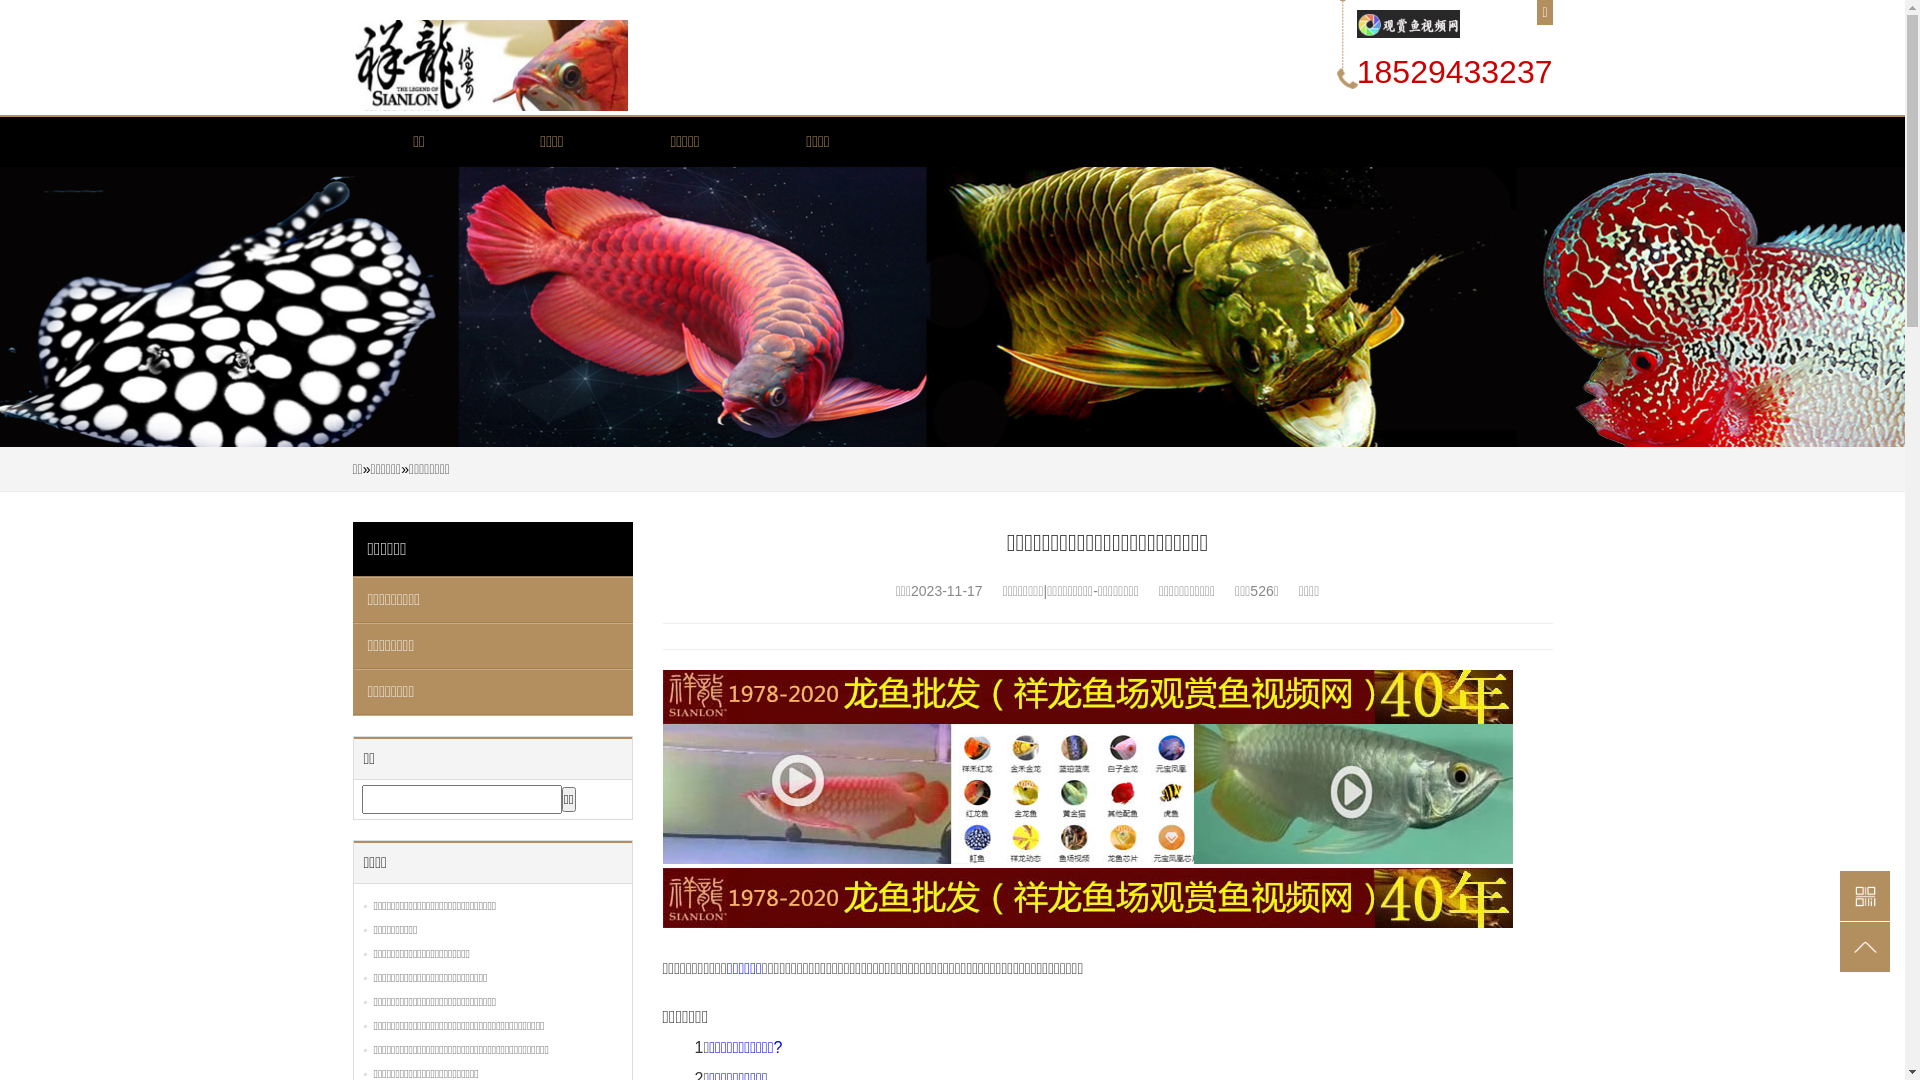 The height and width of the screenshot is (1080, 1920). What do you see at coordinates (1454, 71) in the screenshot?
I see `'18529433237'` at bounding box center [1454, 71].